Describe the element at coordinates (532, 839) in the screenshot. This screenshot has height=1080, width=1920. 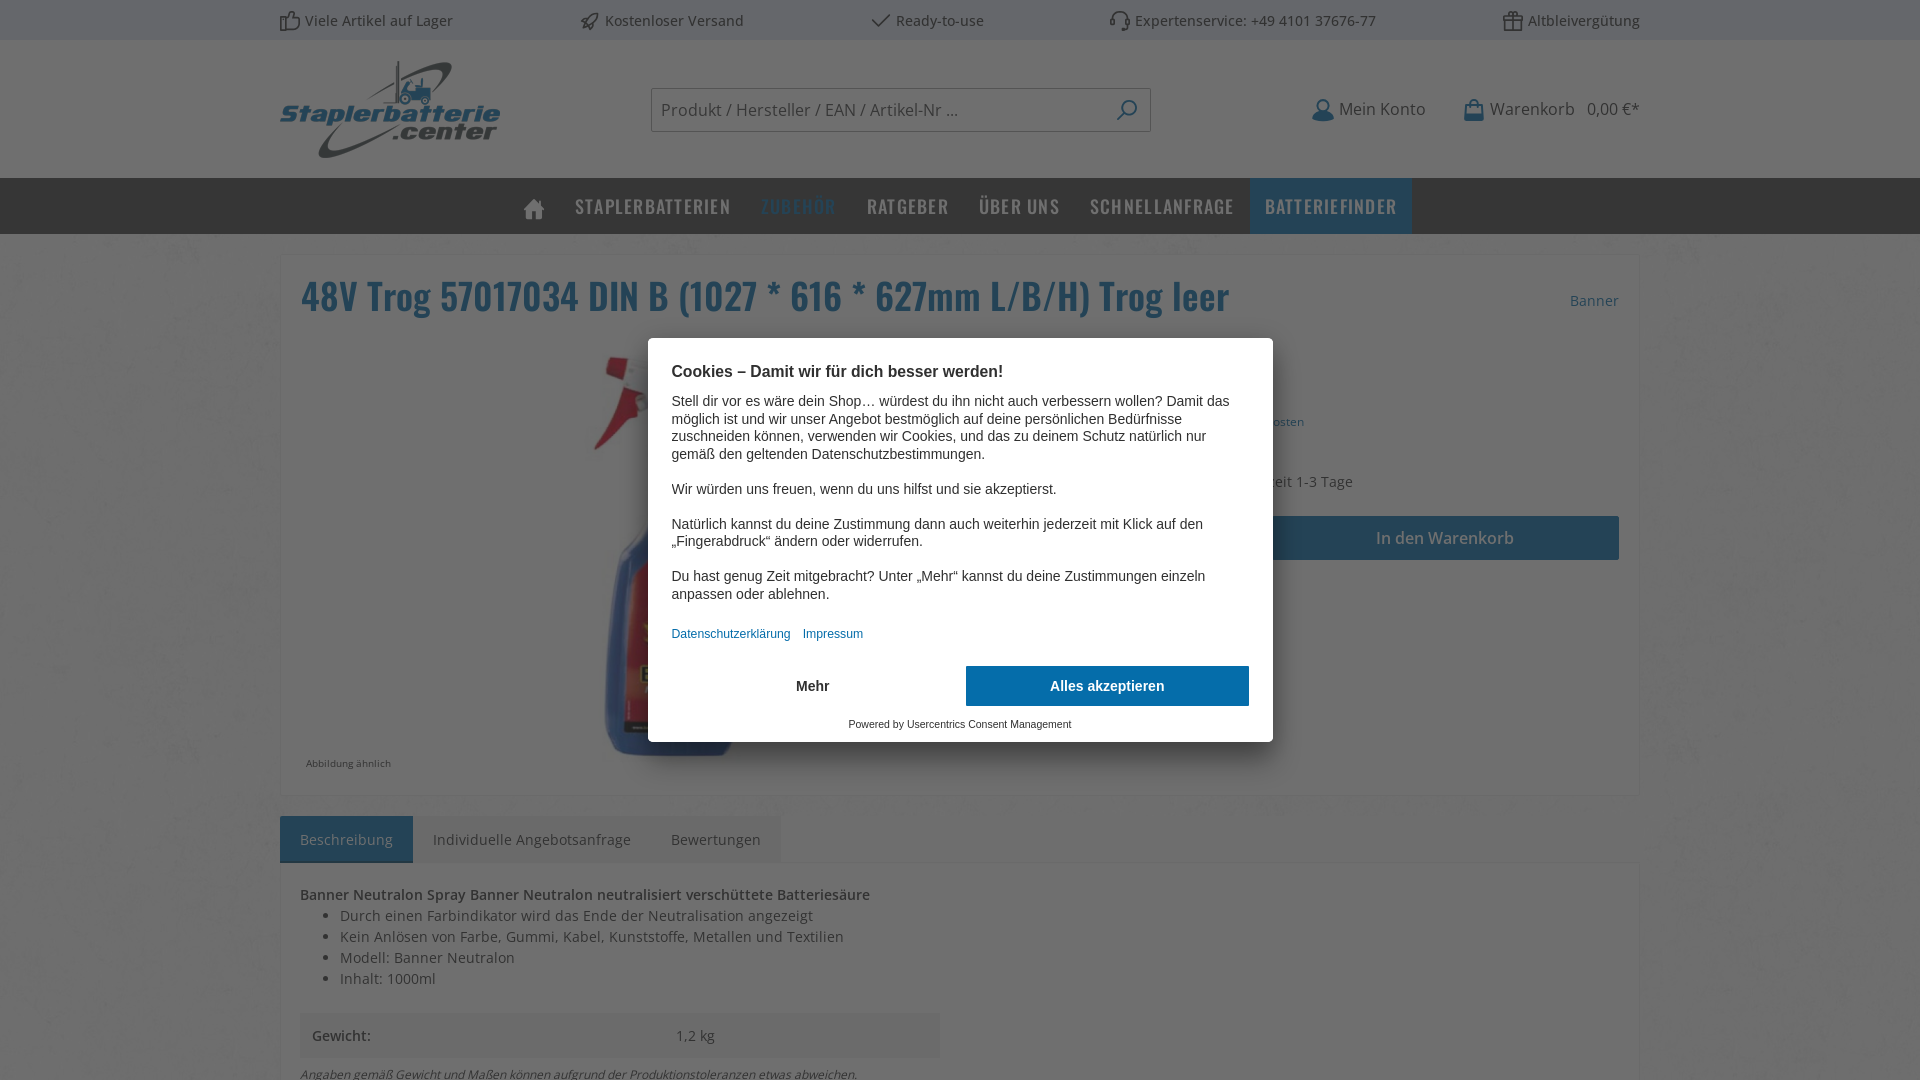
I see `'Individuelle Angebotsanfrage'` at that location.